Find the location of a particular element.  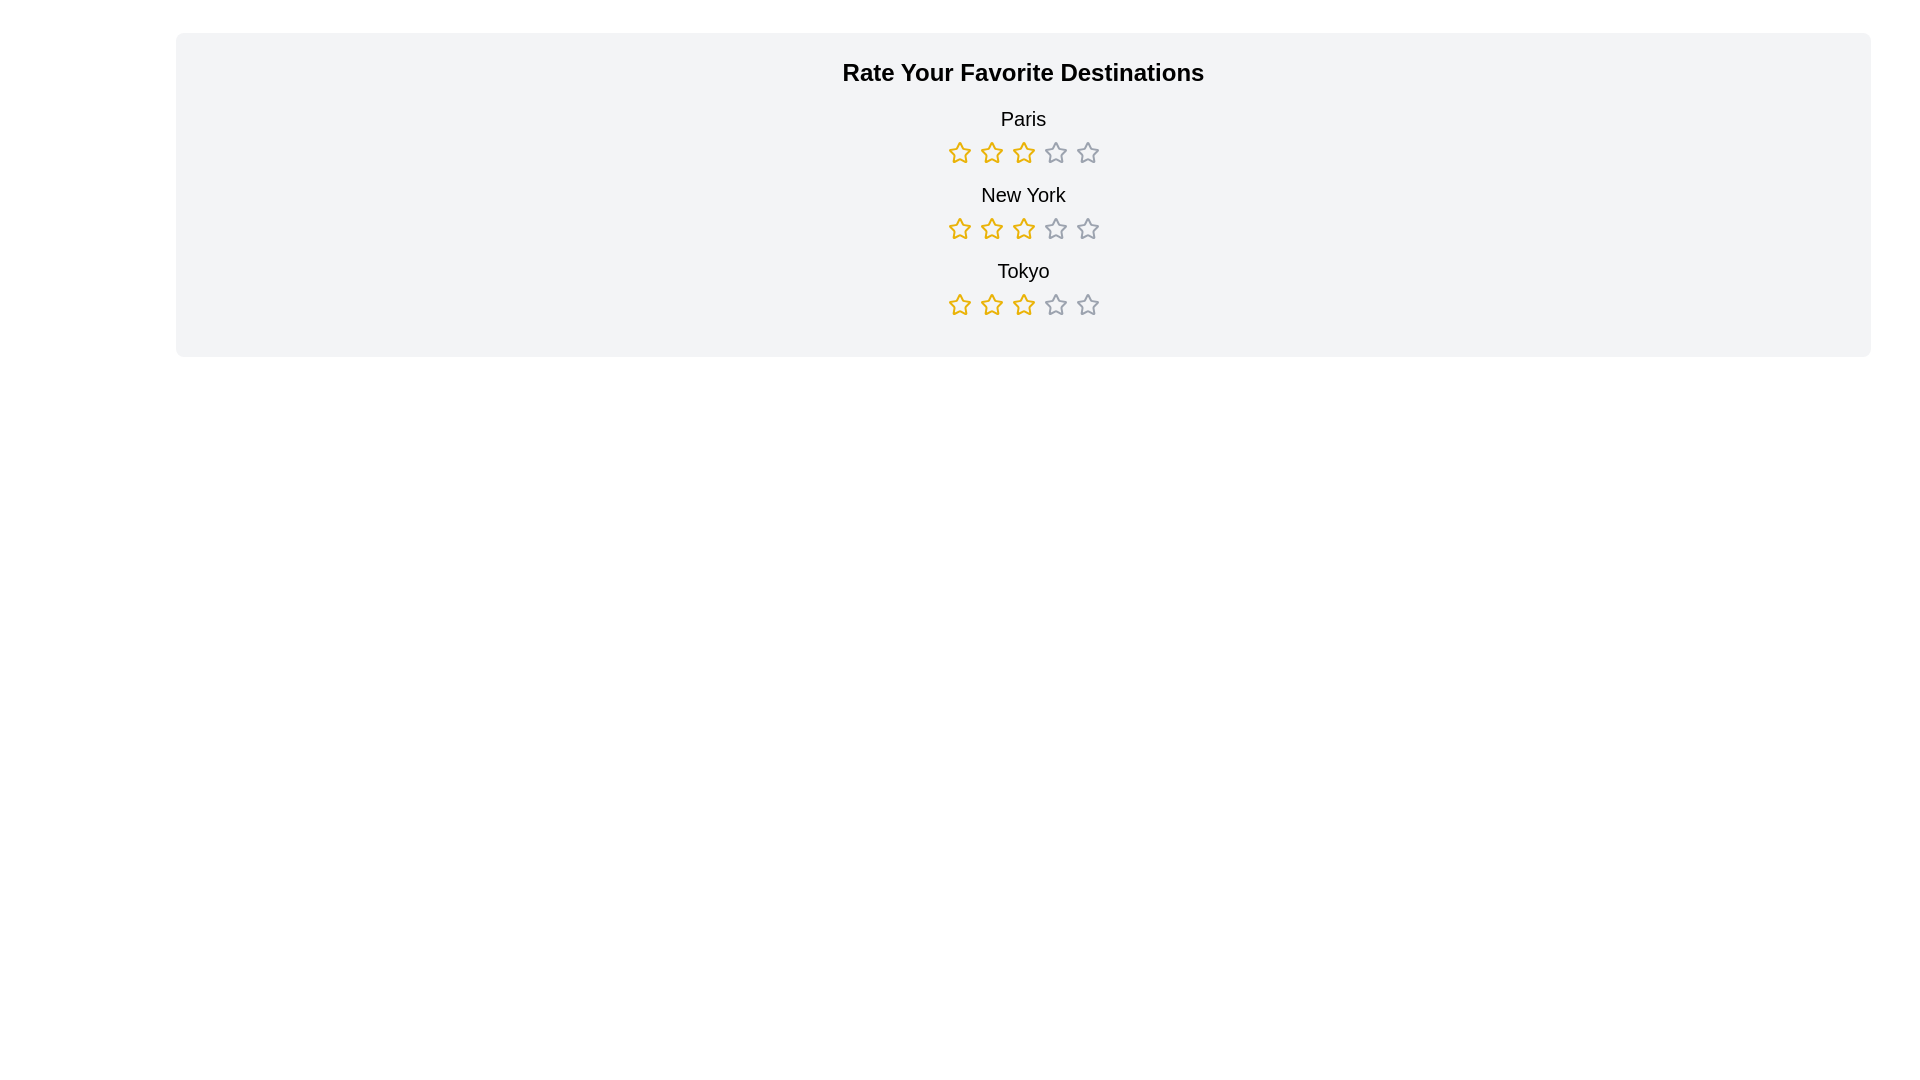

the fourth gray star icon in the rating row under 'Paris' is located at coordinates (1086, 151).